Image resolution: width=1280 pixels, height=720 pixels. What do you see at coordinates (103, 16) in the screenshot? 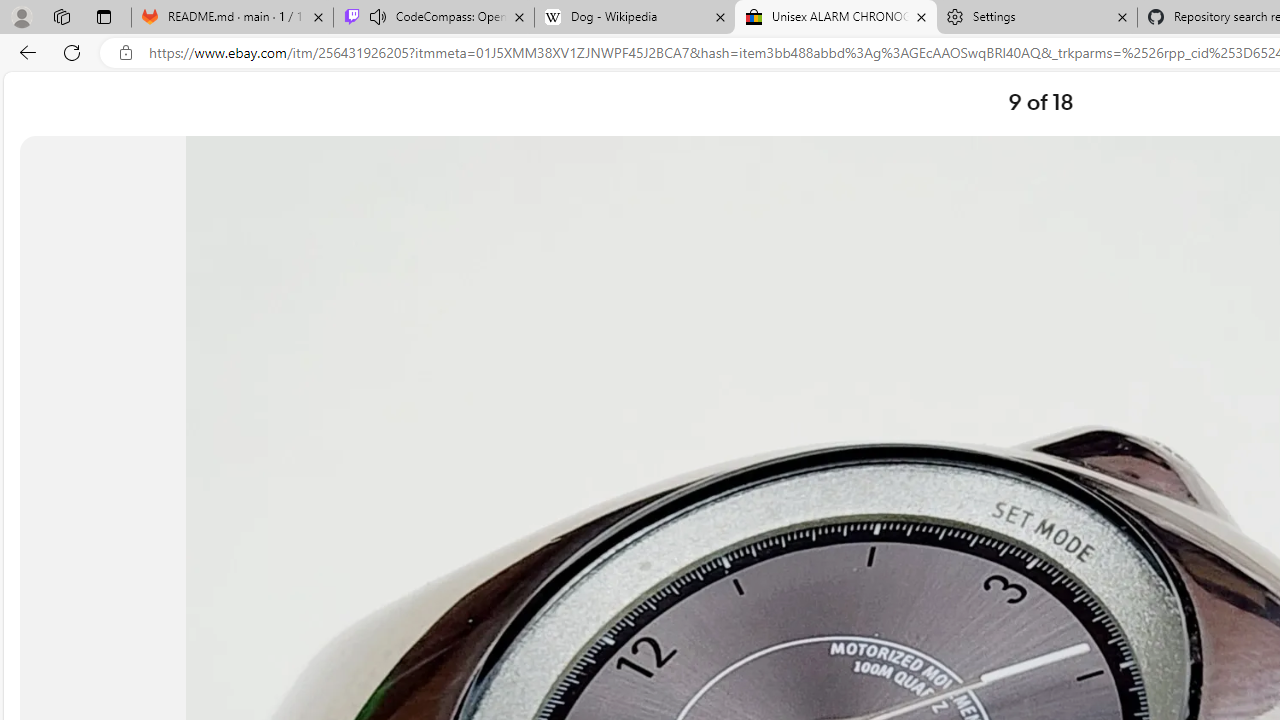
I see `'Tab actions menu'` at bounding box center [103, 16].